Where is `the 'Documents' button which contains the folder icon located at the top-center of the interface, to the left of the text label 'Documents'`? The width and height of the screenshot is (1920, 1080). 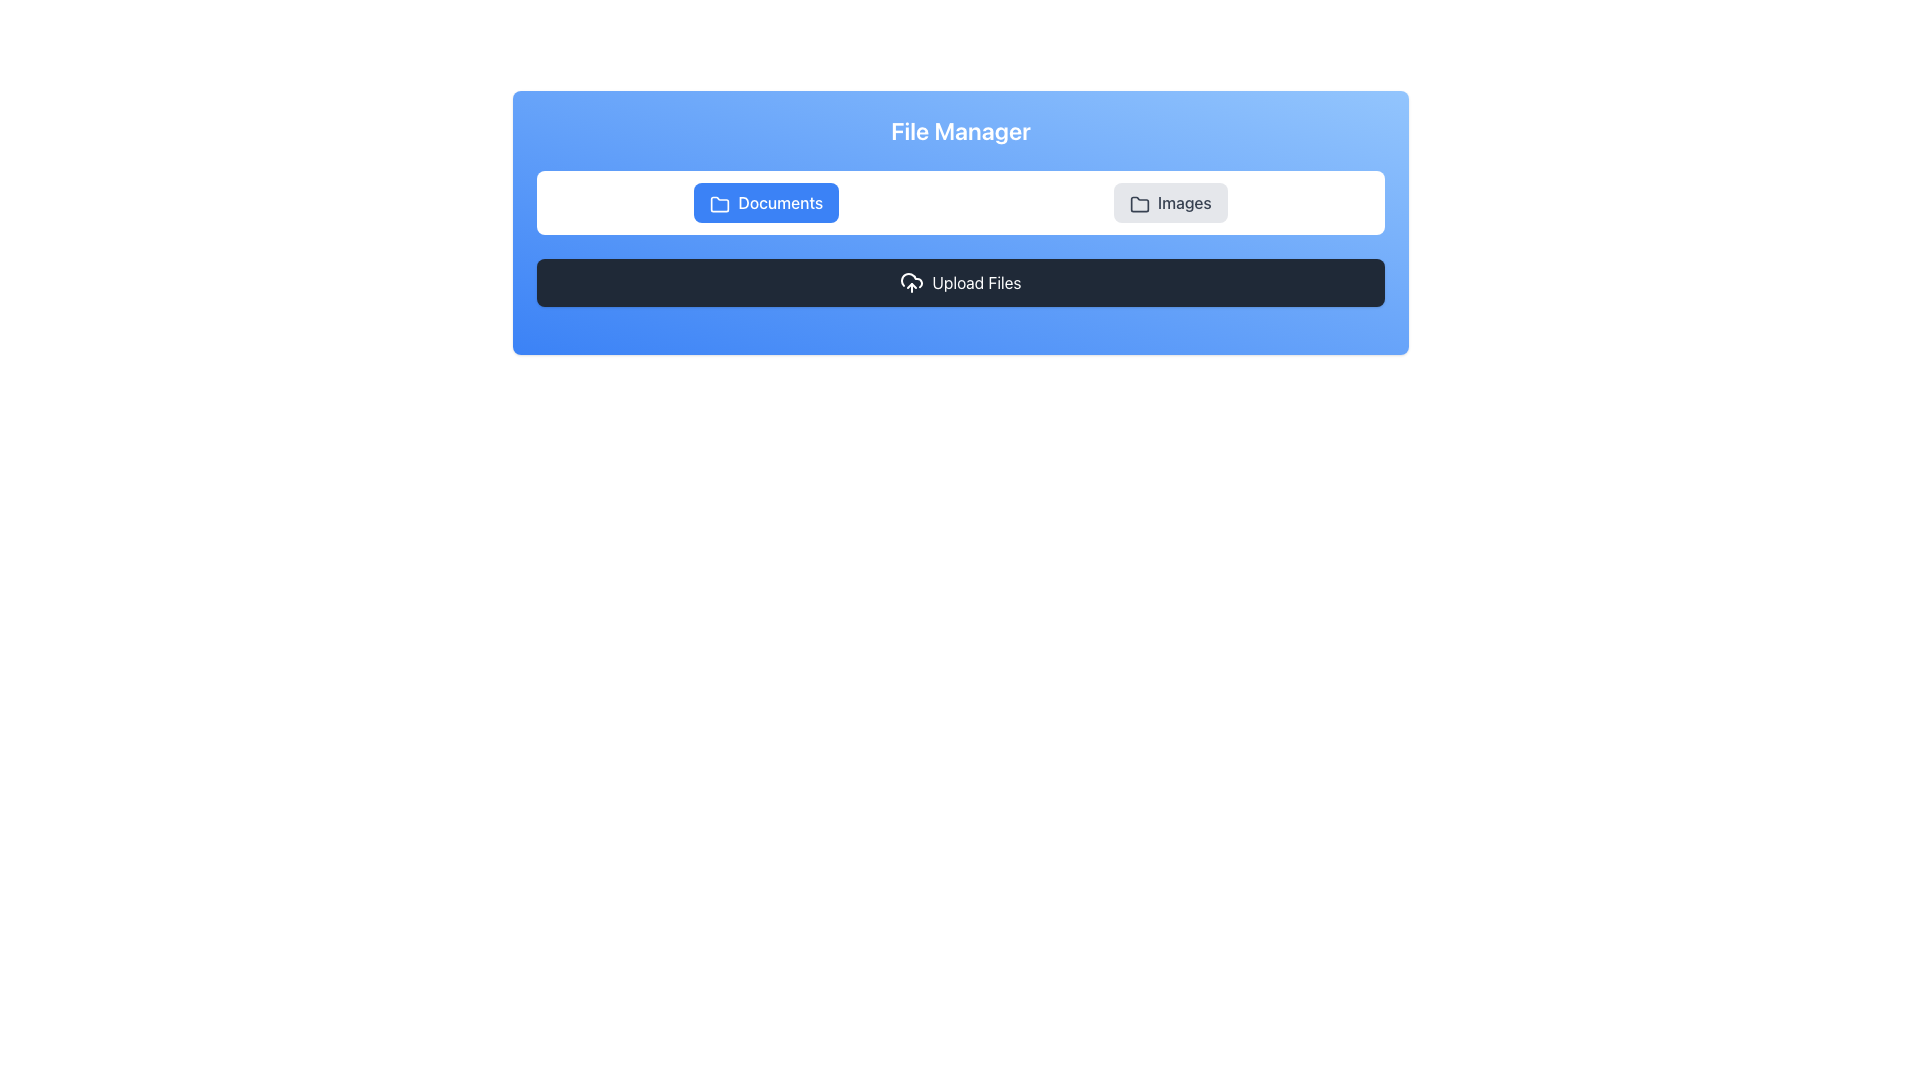
the 'Documents' button which contains the folder icon located at the top-center of the interface, to the left of the text label 'Documents' is located at coordinates (720, 204).